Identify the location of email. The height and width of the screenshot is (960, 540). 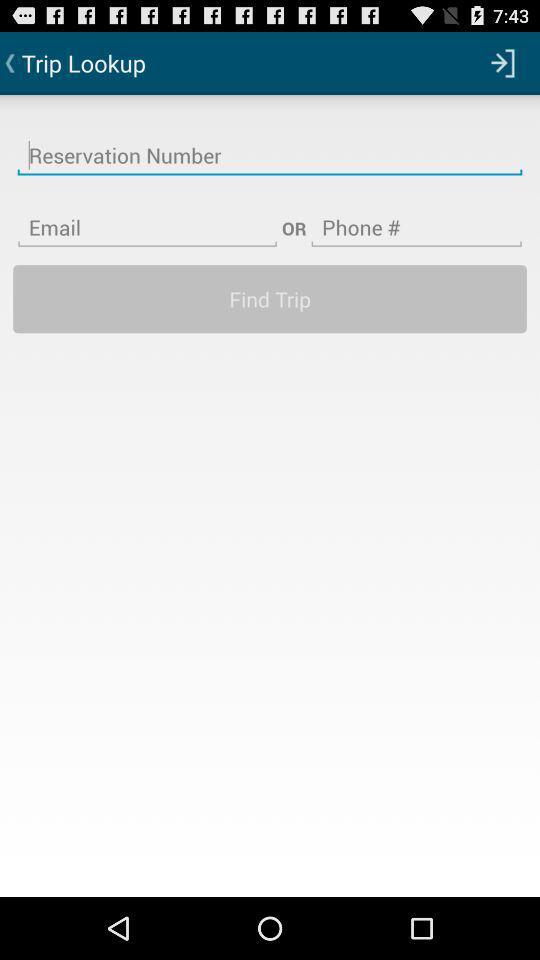
(146, 215).